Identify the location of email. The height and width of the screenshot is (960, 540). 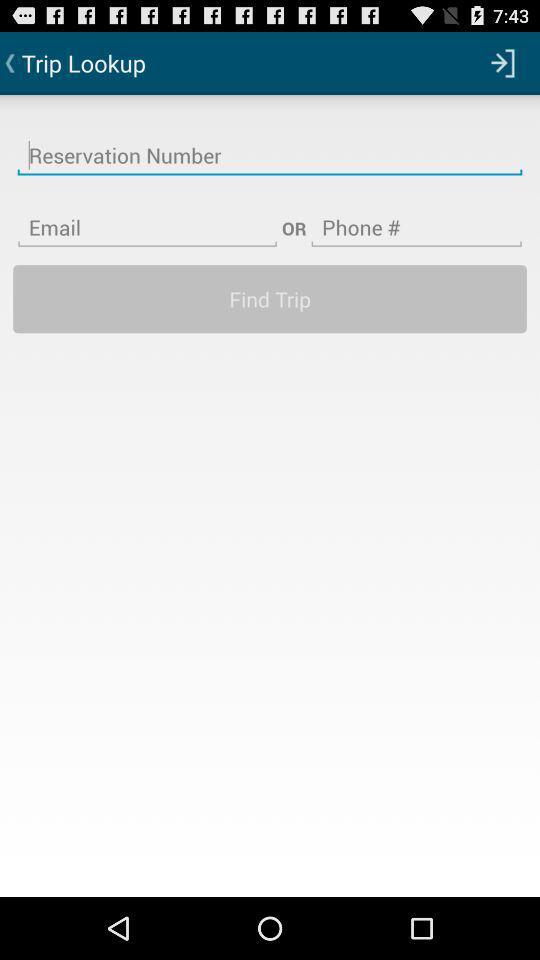
(146, 215).